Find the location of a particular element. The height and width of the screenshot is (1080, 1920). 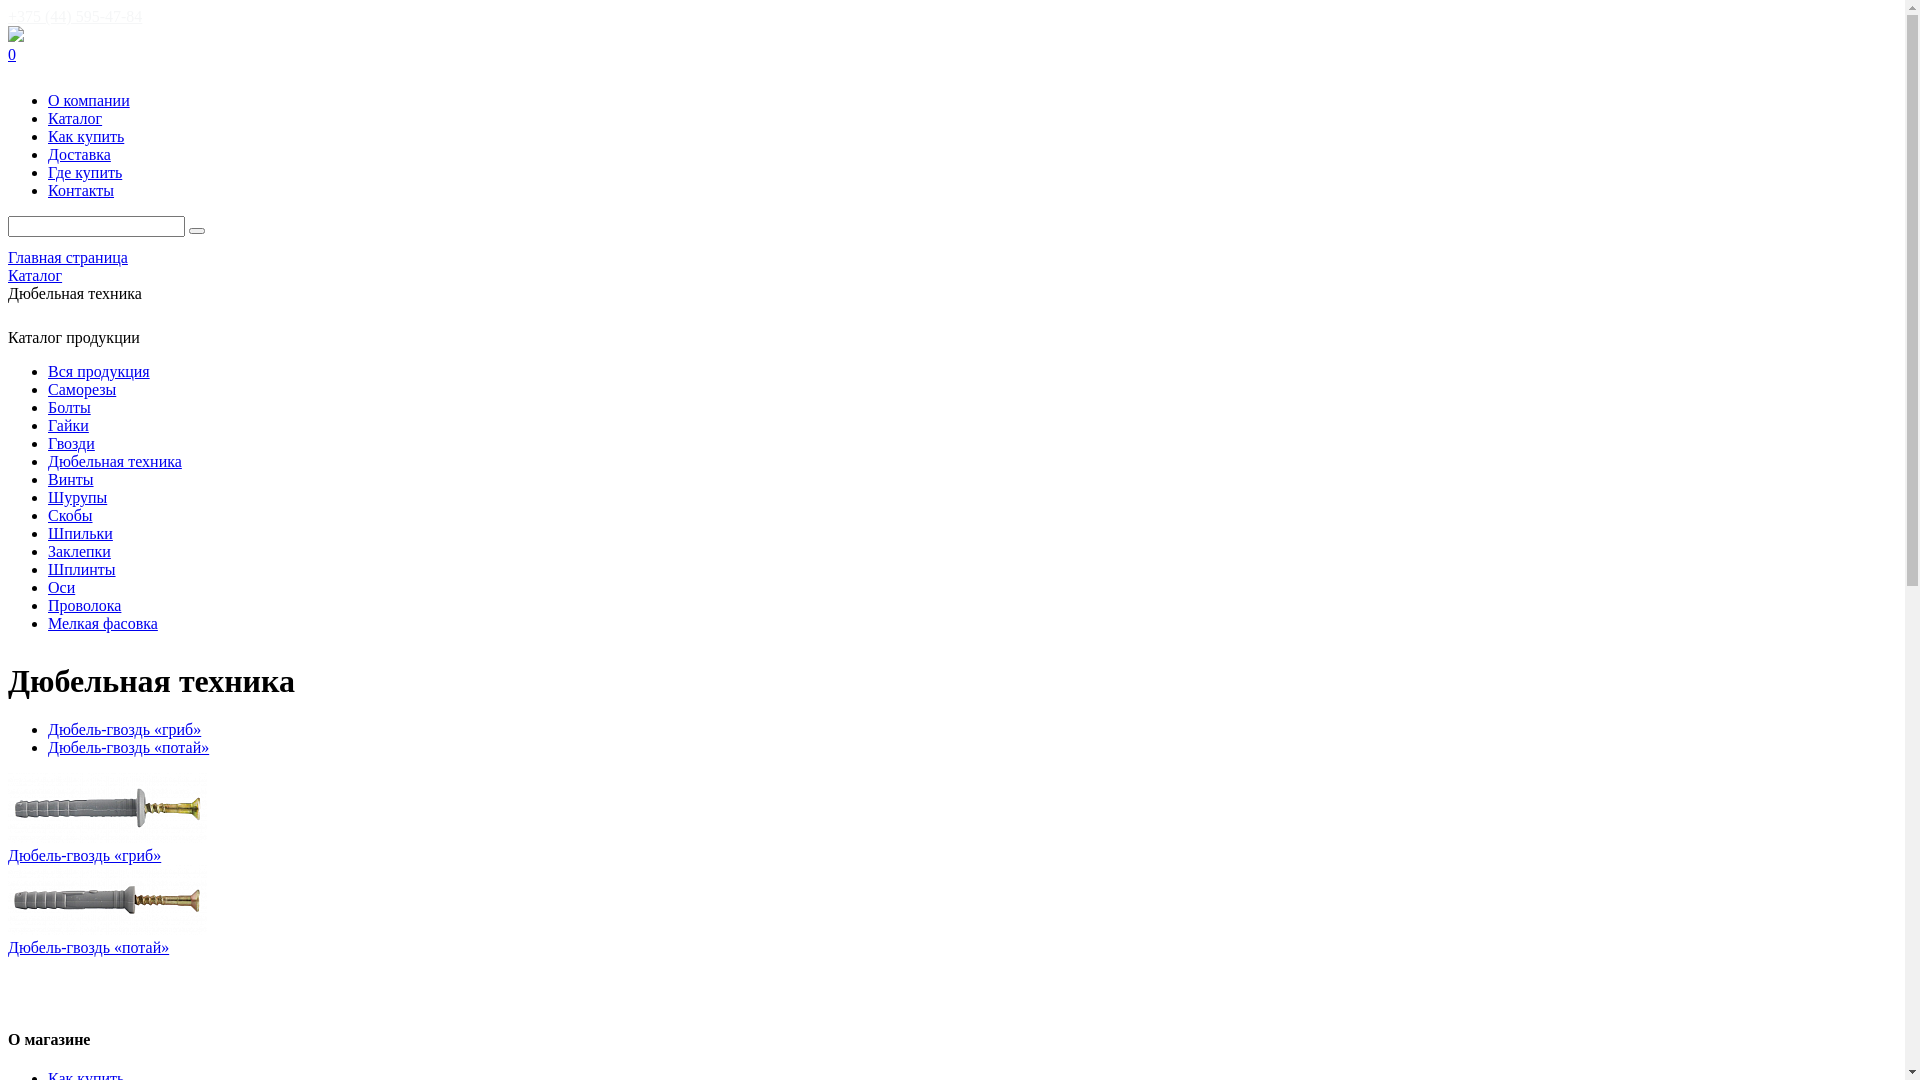

'0' is located at coordinates (951, 53).